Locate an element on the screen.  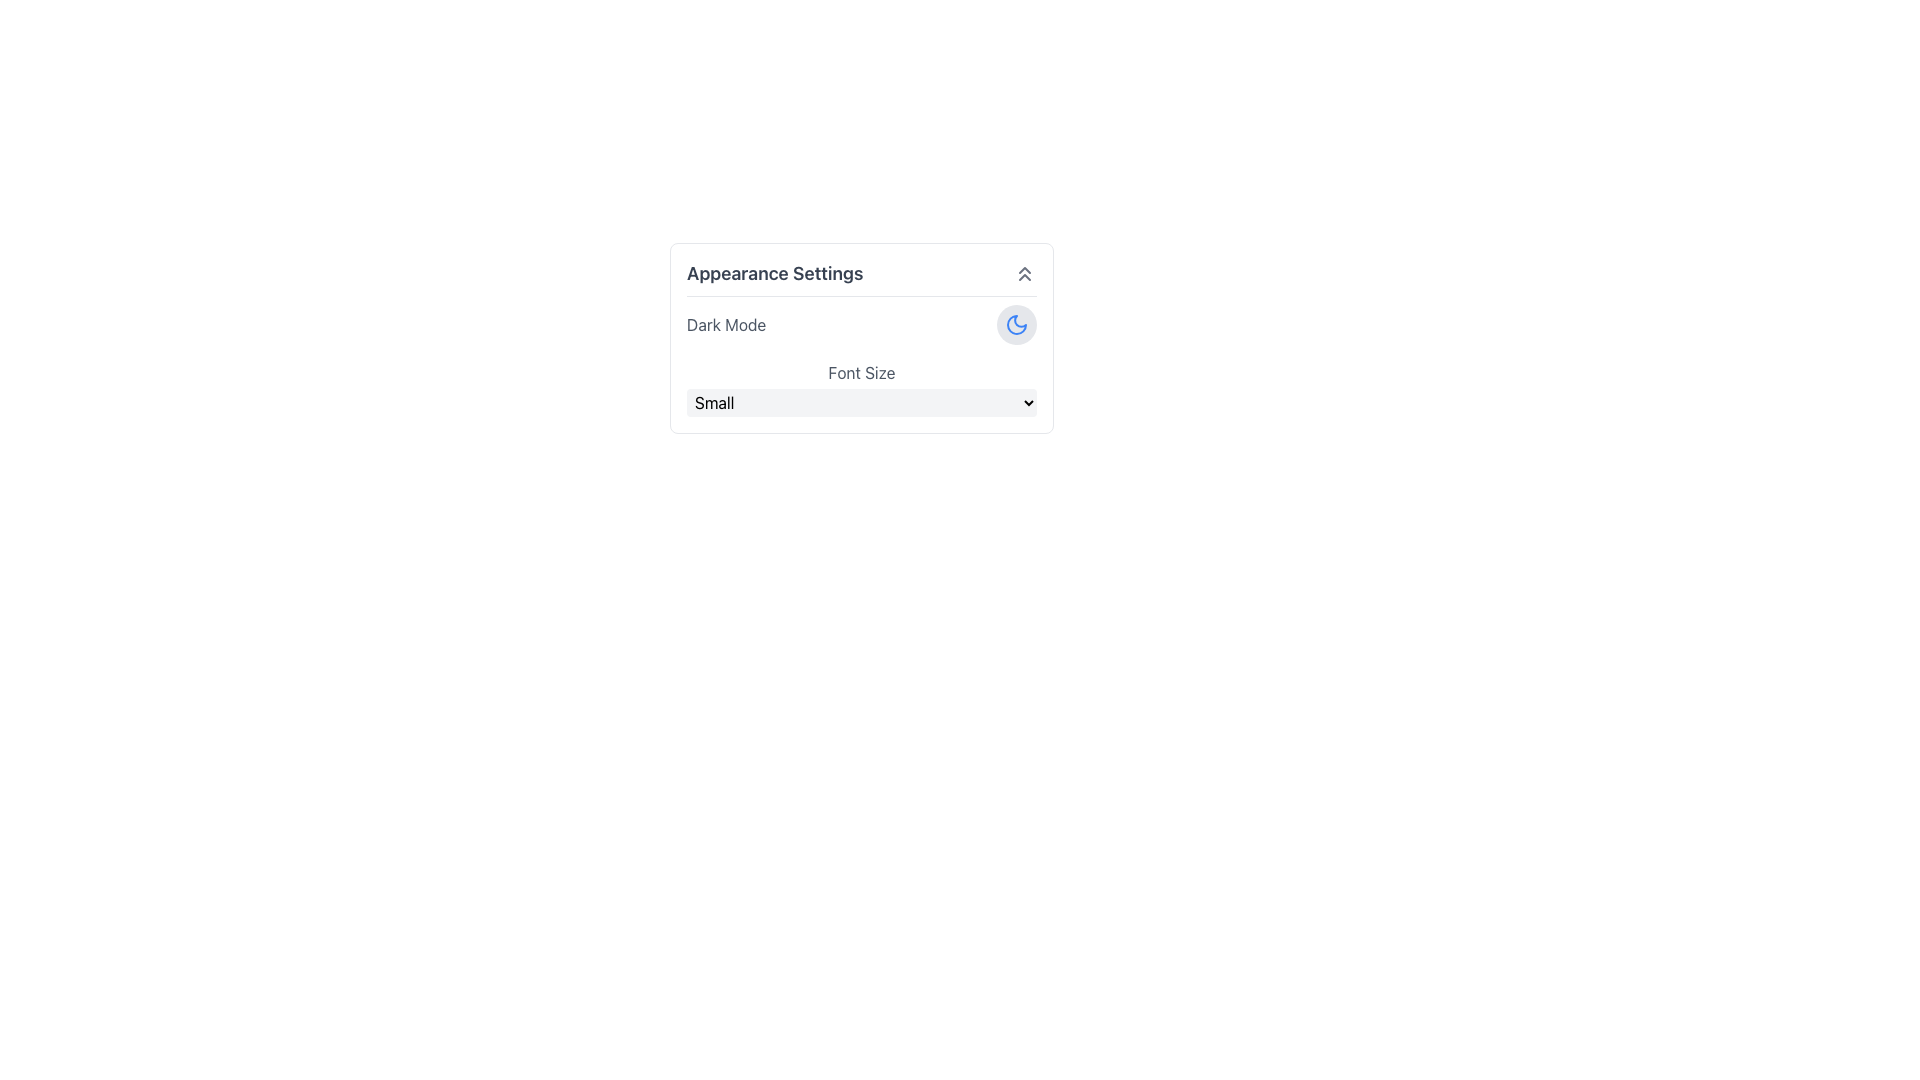
the text label that describes the toggle for switching between light and dark modes, located to the left of the circular toggle button with a moon icon is located at coordinates (725, 323).